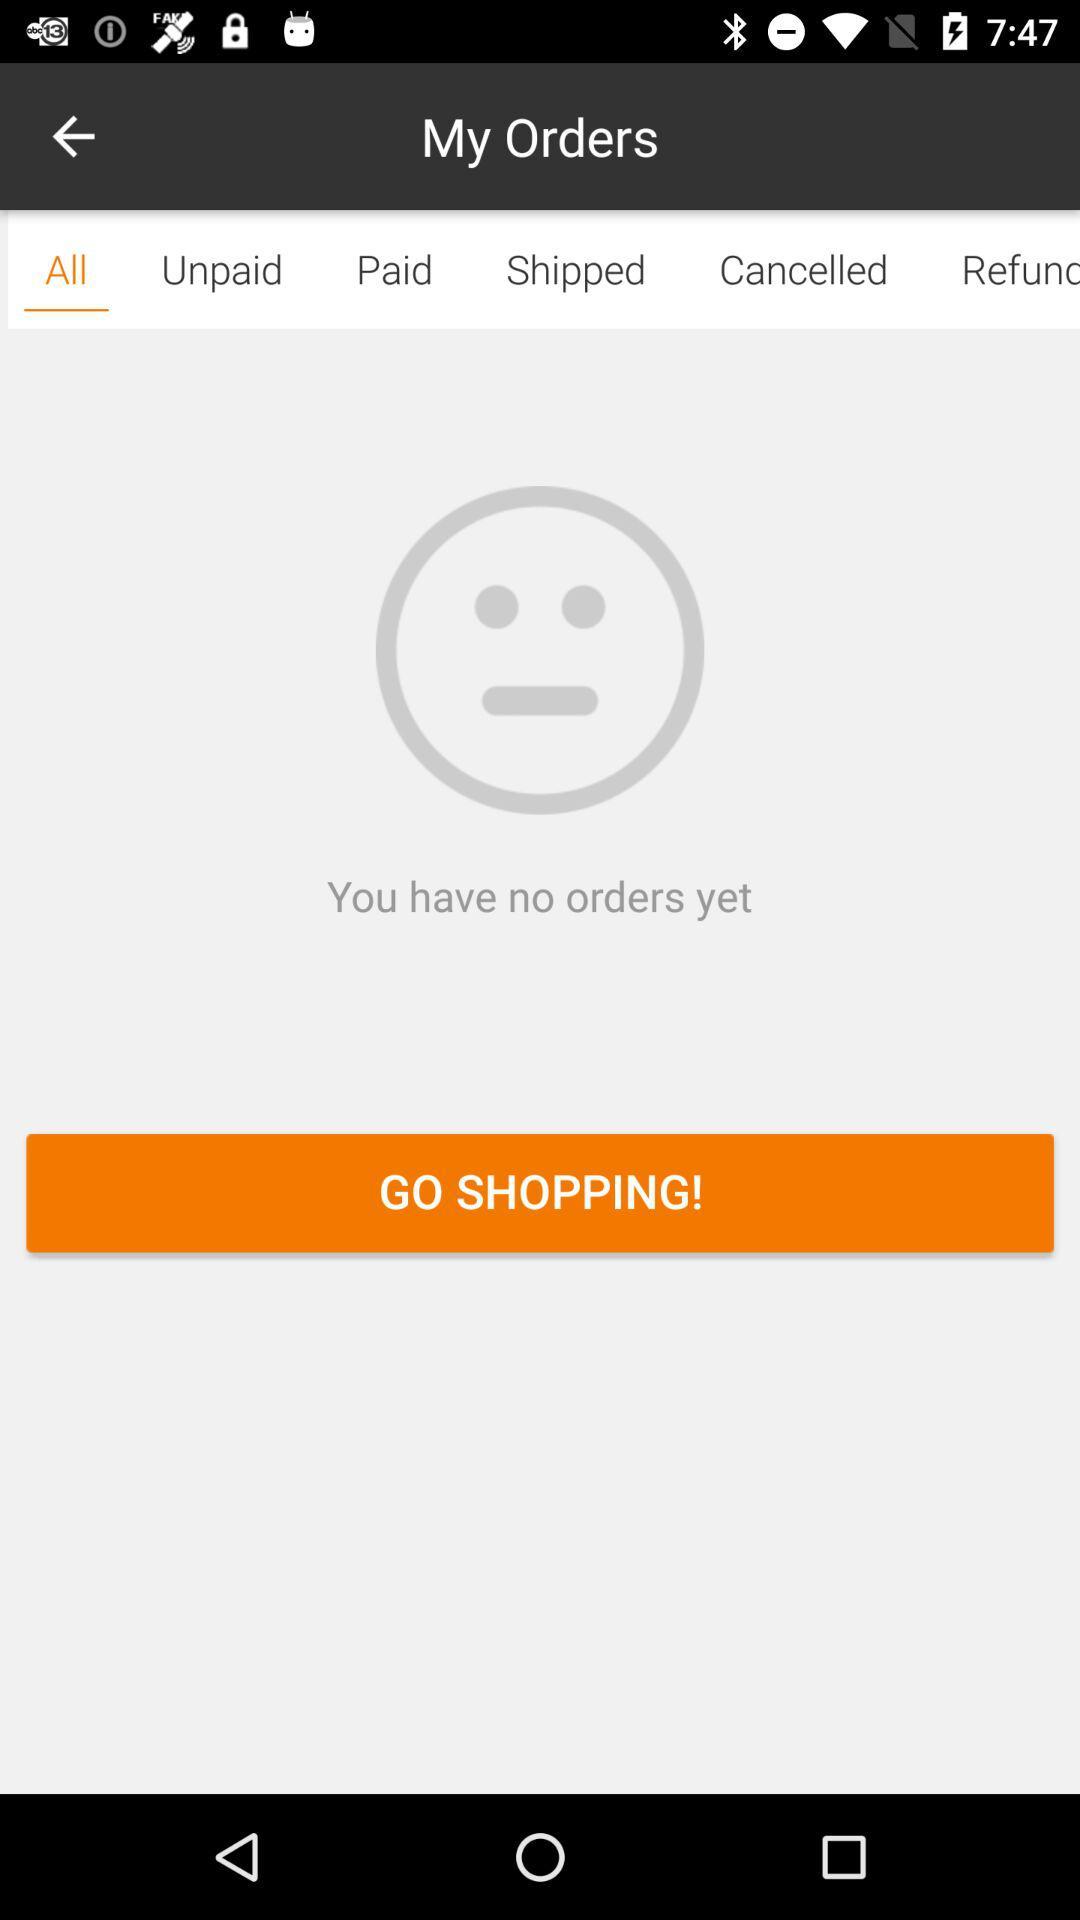 The image size is (1080, 1920). Describe the element at coordinates (802, 268) in the screenshot. I see `cancelled` at that location.